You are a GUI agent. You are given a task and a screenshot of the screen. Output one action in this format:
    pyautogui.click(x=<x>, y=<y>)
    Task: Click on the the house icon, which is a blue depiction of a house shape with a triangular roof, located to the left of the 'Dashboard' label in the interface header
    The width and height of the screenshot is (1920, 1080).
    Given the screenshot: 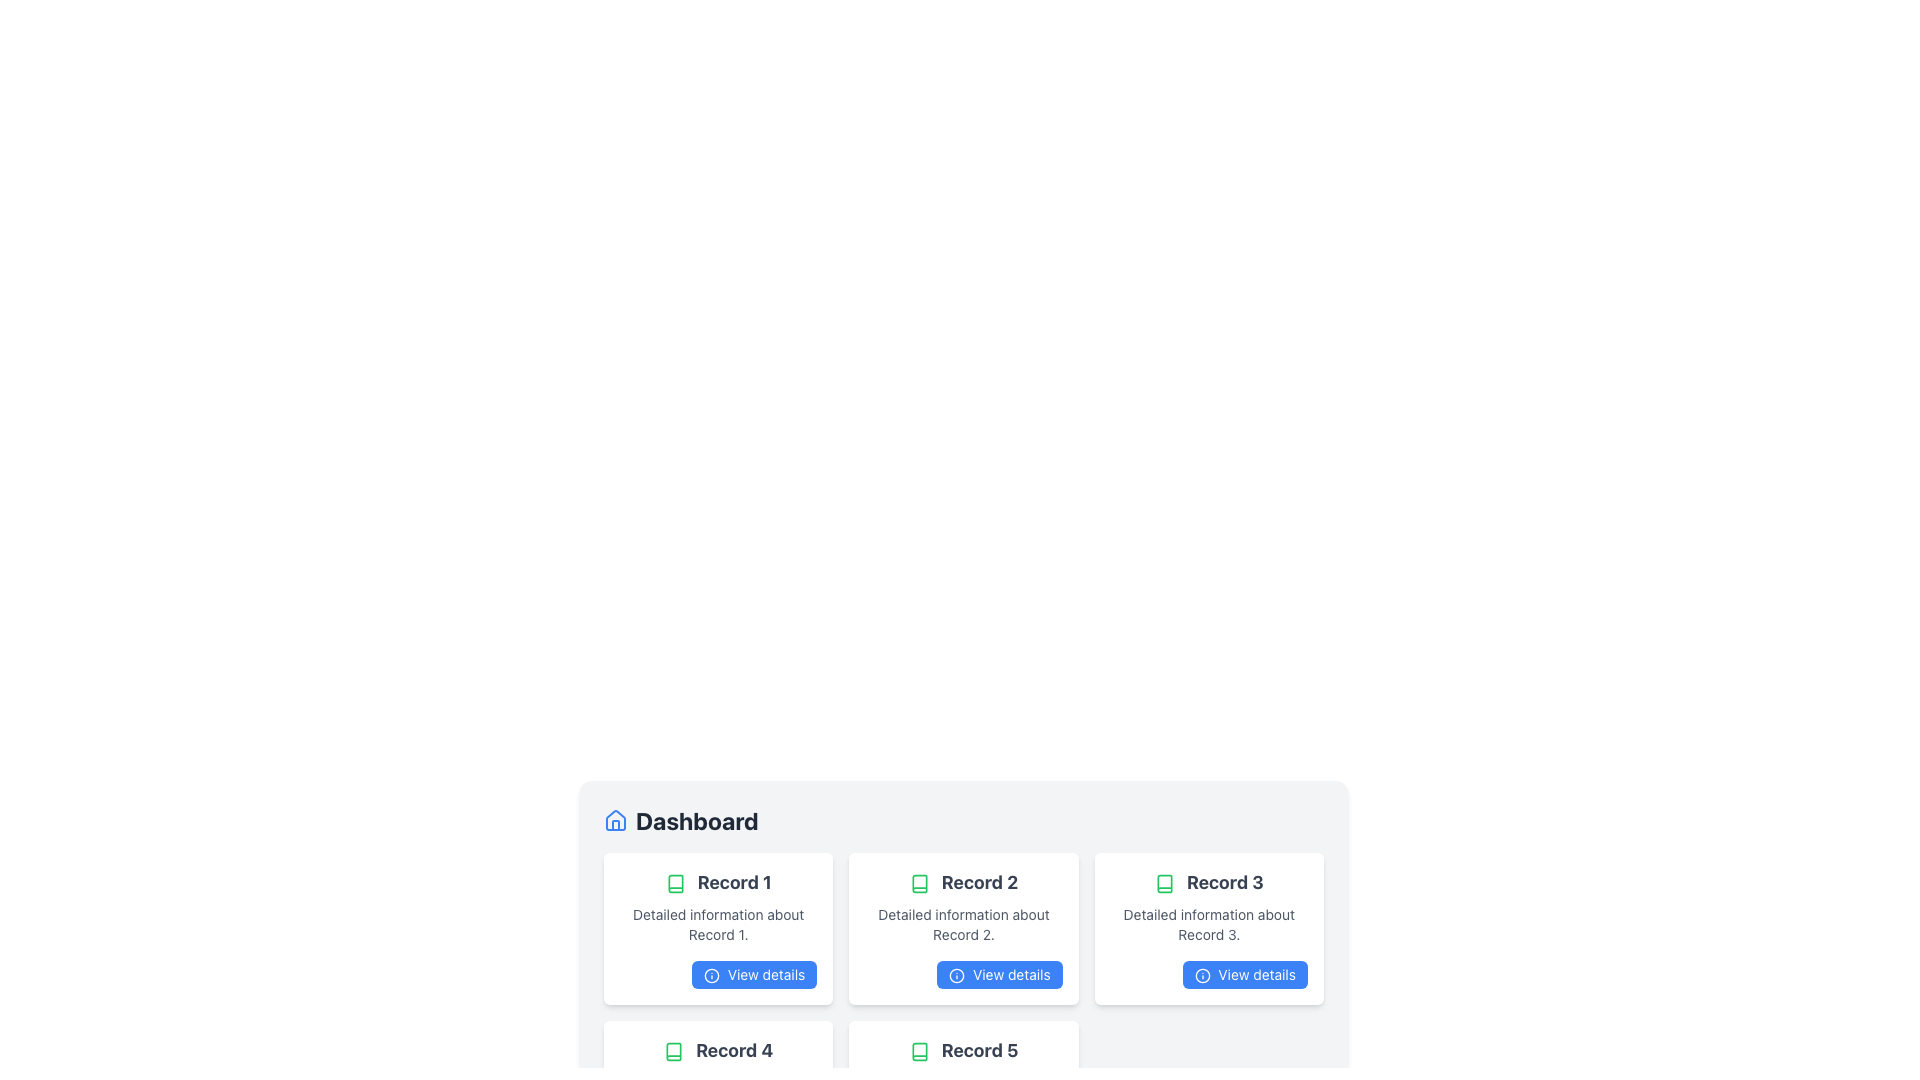 What is the action you would take?
    pyautogui.click(x=614, y=820)
    